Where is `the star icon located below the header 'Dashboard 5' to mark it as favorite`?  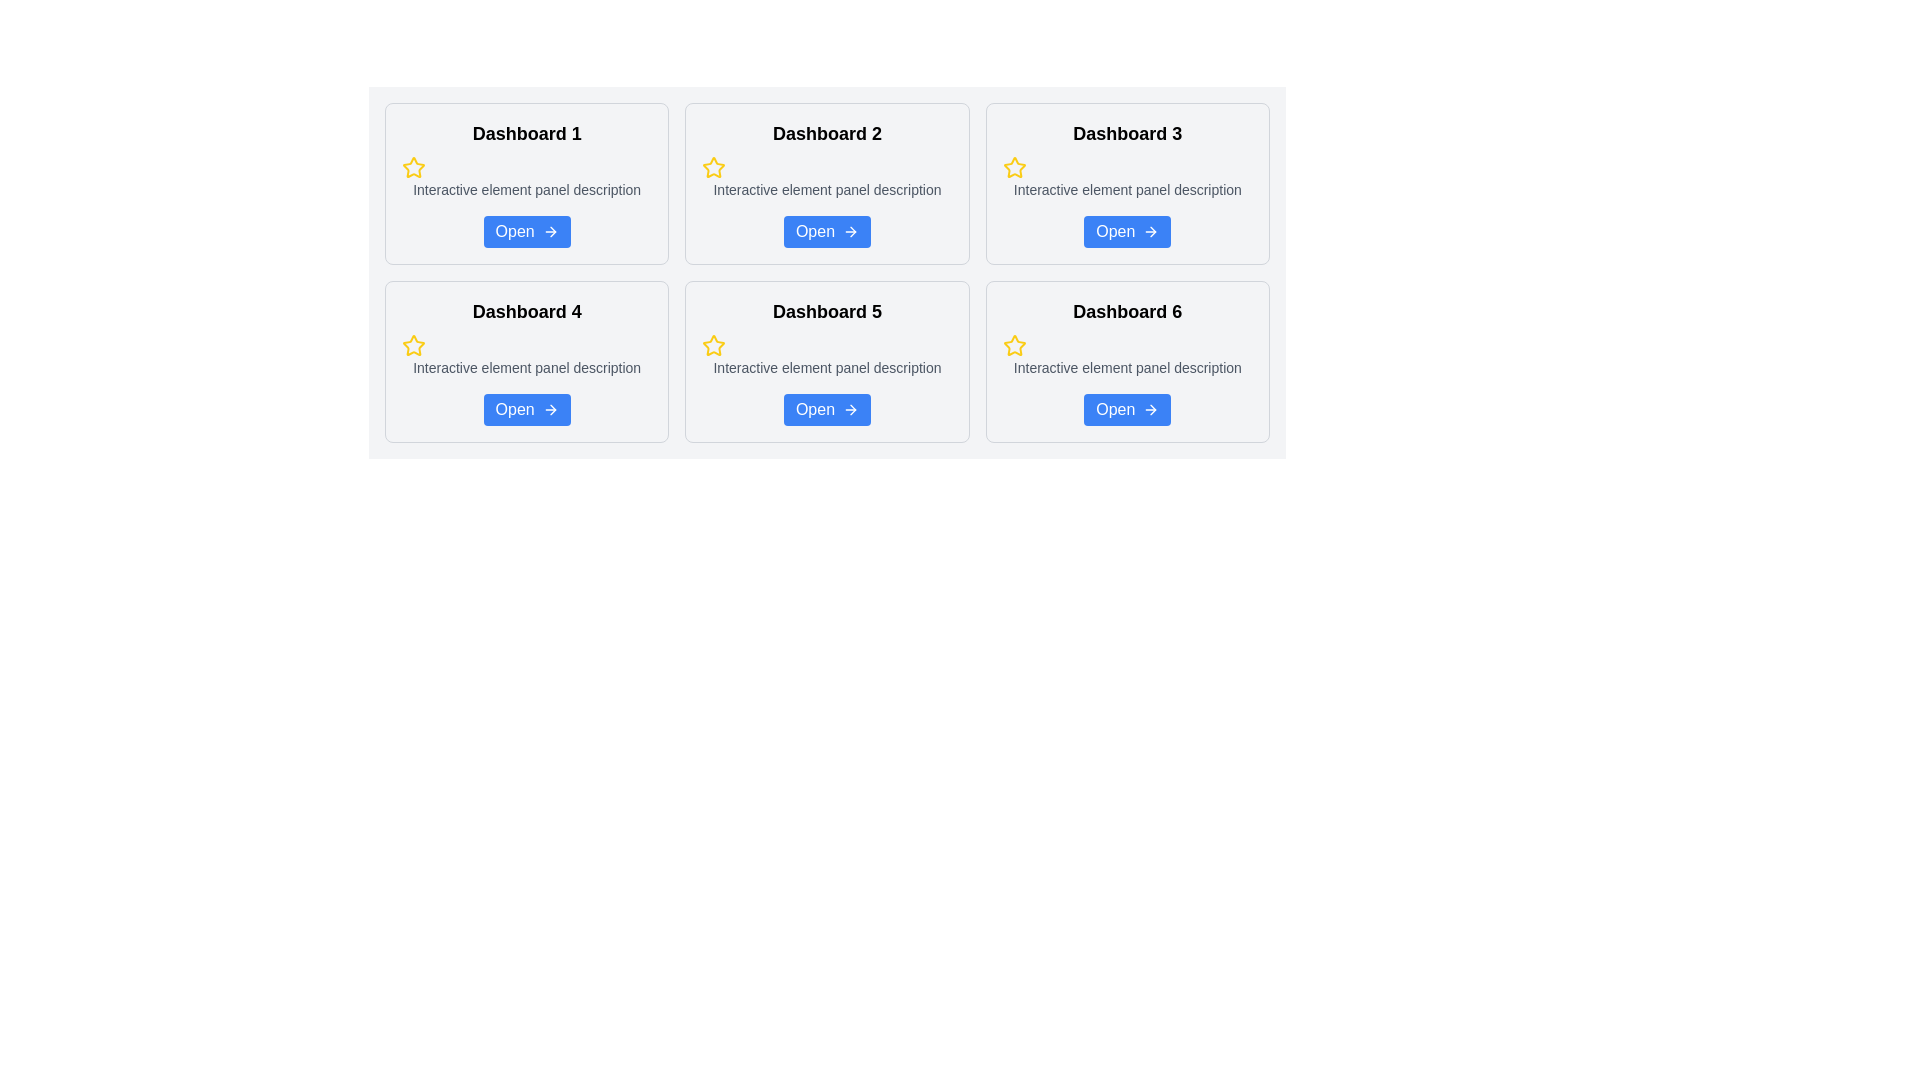 the star icon located below the header 'Dashboard 5' to mark it as favorite is located at coordinates (714, 345).